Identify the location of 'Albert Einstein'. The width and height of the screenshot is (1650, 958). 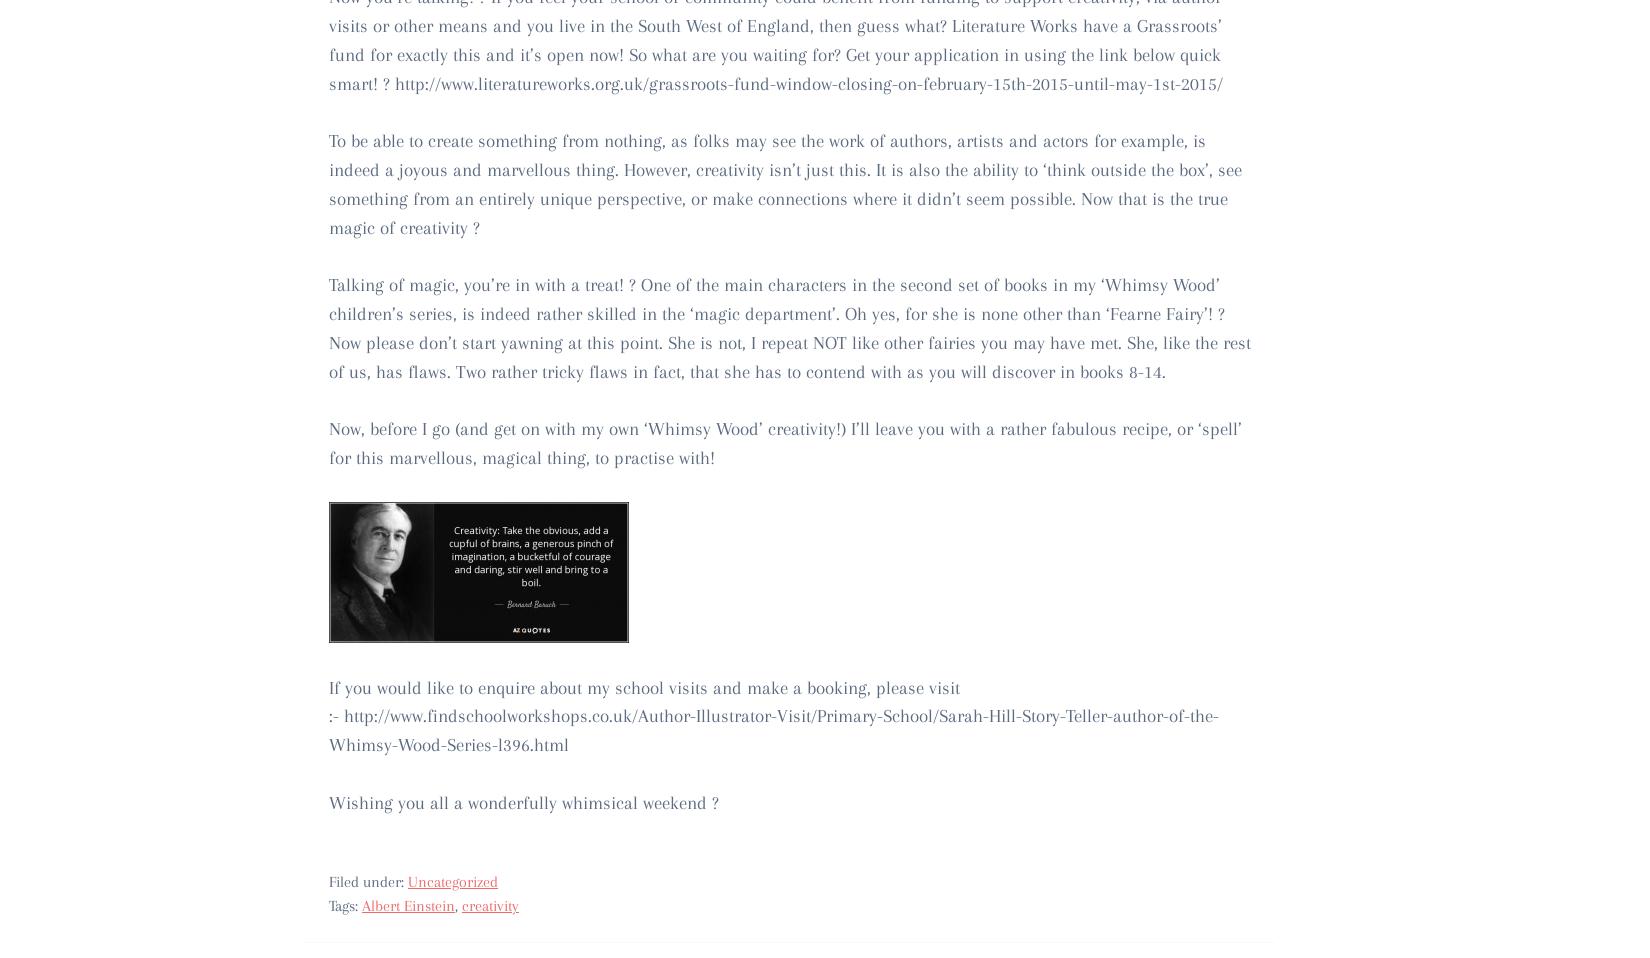
(408, 905).